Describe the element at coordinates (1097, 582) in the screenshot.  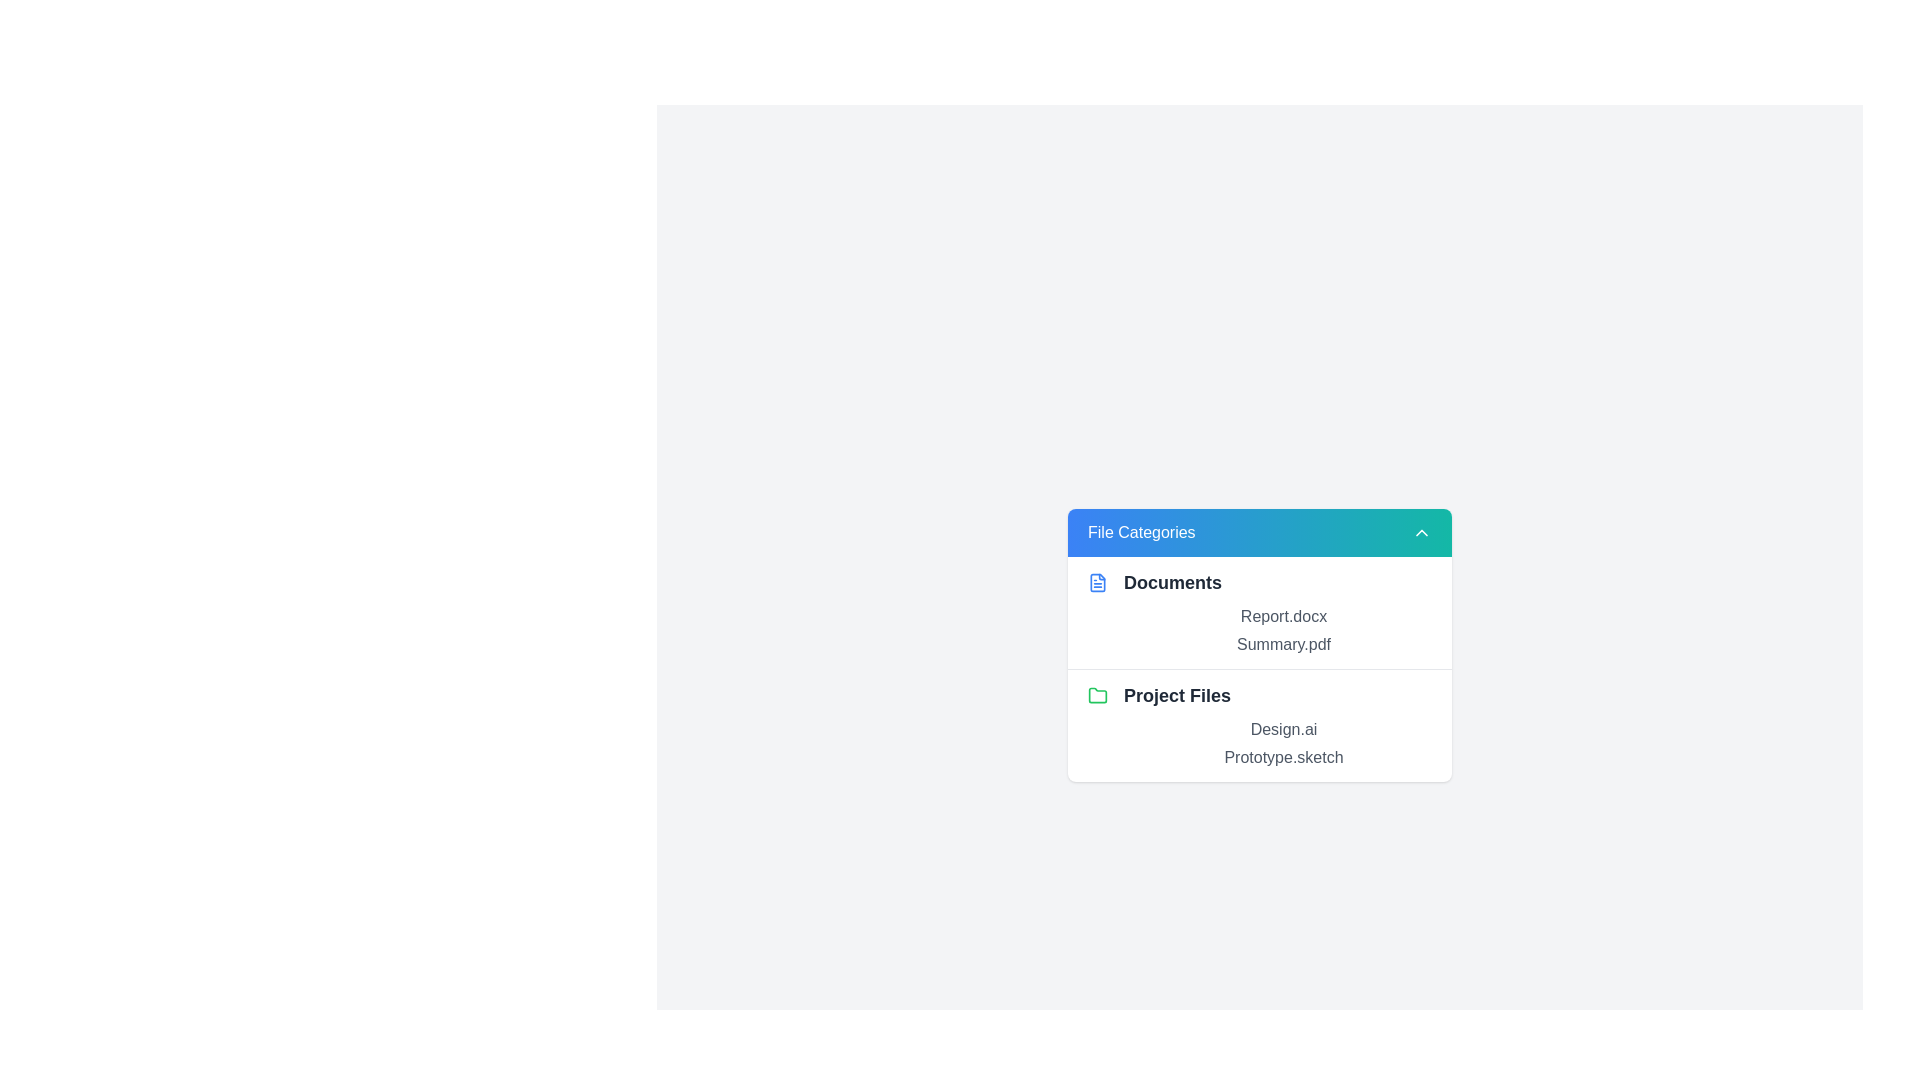
I see `the Documents category icon located to the left of the 'Documents' text label by clicking on it` at that location.